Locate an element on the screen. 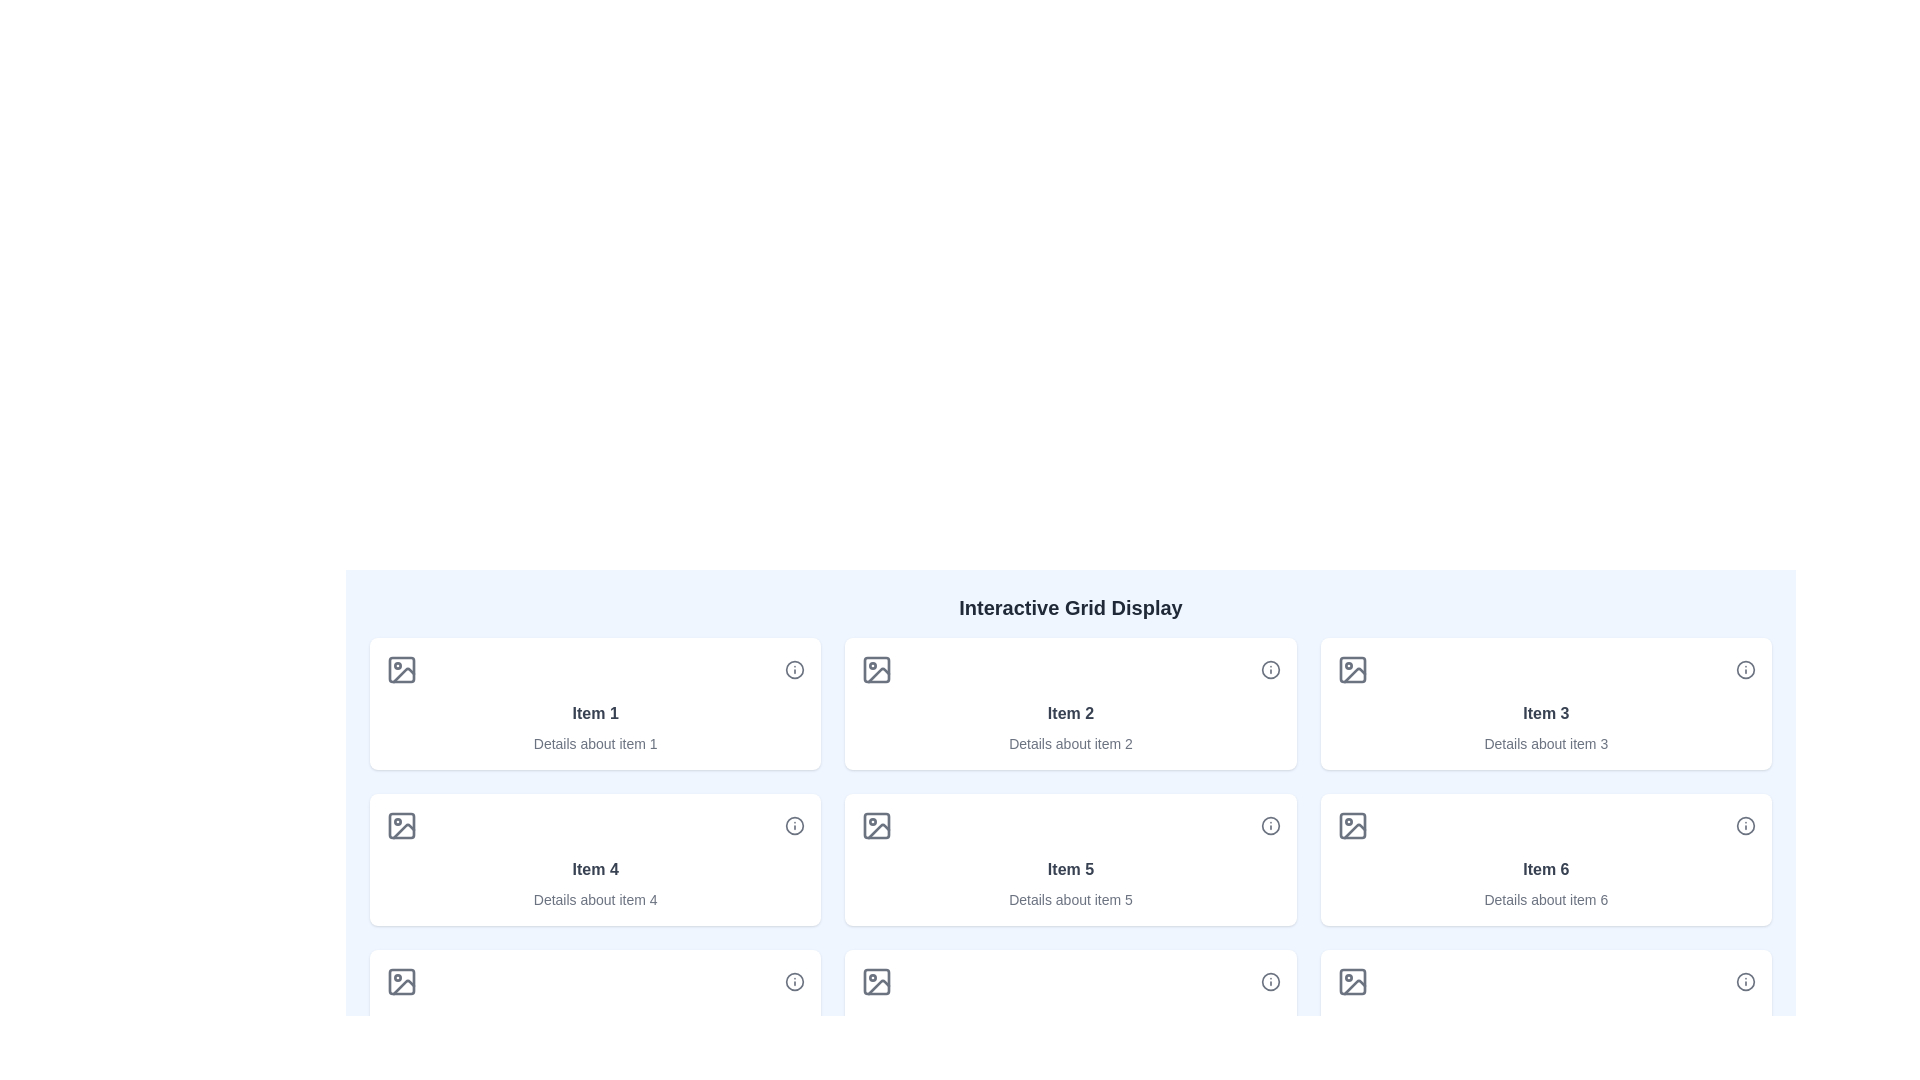 Image resolution: width=1920 pixels, height=1080 pixels. the circular 'information' icon button located to the right of the 'Item 6' card in the grid layout is located at coordinates (1745, 825).